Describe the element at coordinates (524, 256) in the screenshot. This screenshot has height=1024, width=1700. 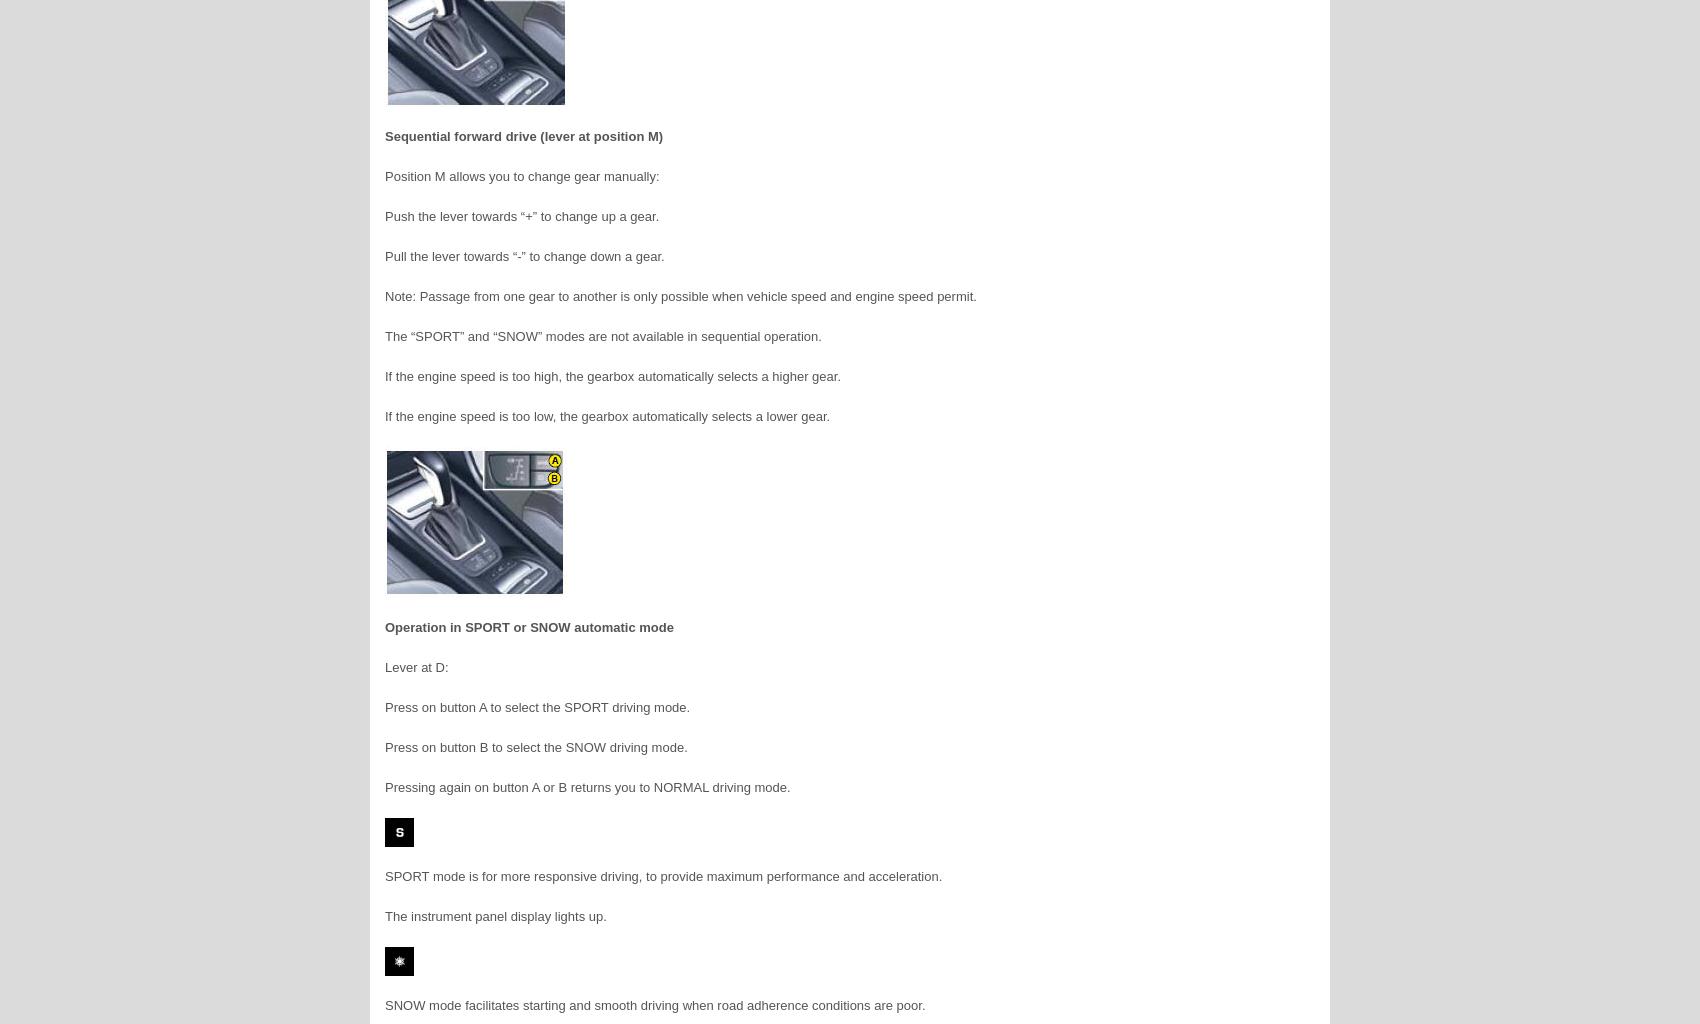
I see `'Pull the lever towards “-” to change down a gear.'` at that location.